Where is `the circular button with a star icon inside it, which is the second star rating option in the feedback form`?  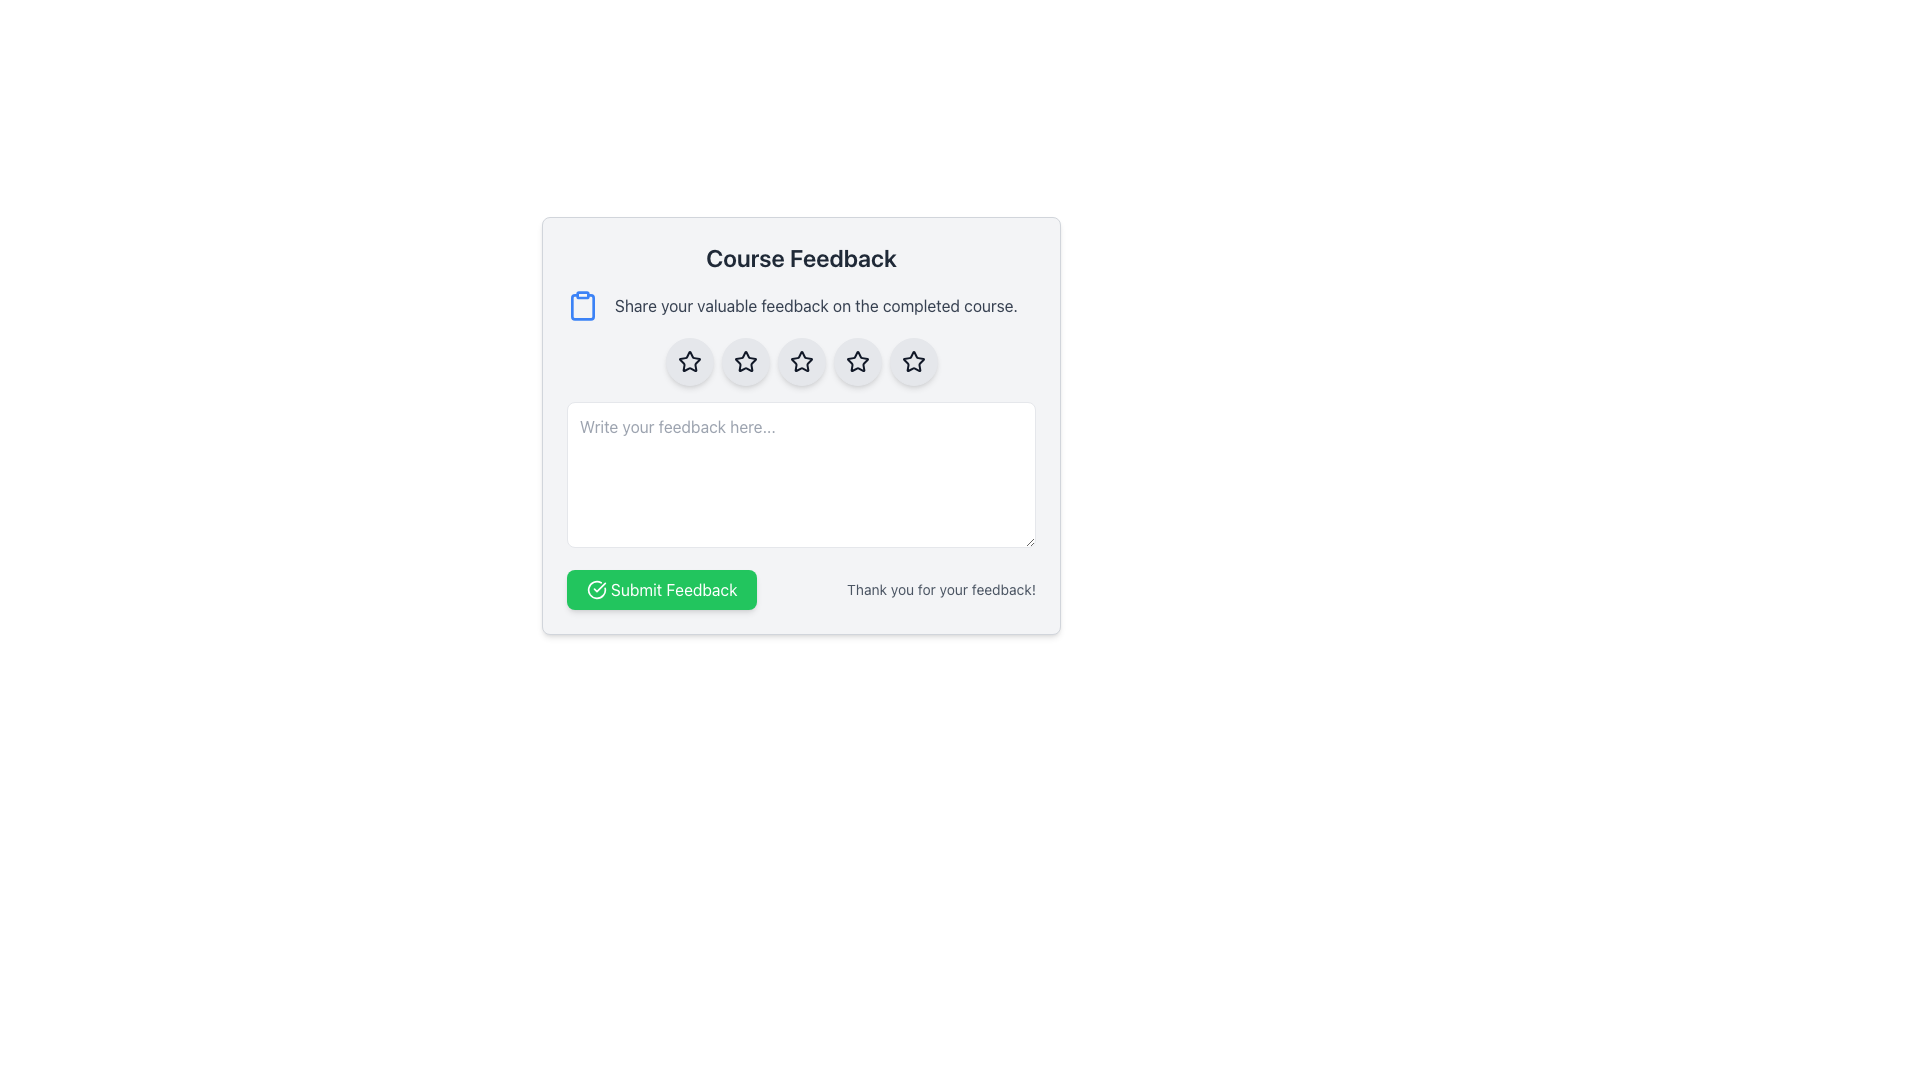
the circular button with a star icon inside it, which is the second star rating option in the feedback form is located at coordinates (689, 362).